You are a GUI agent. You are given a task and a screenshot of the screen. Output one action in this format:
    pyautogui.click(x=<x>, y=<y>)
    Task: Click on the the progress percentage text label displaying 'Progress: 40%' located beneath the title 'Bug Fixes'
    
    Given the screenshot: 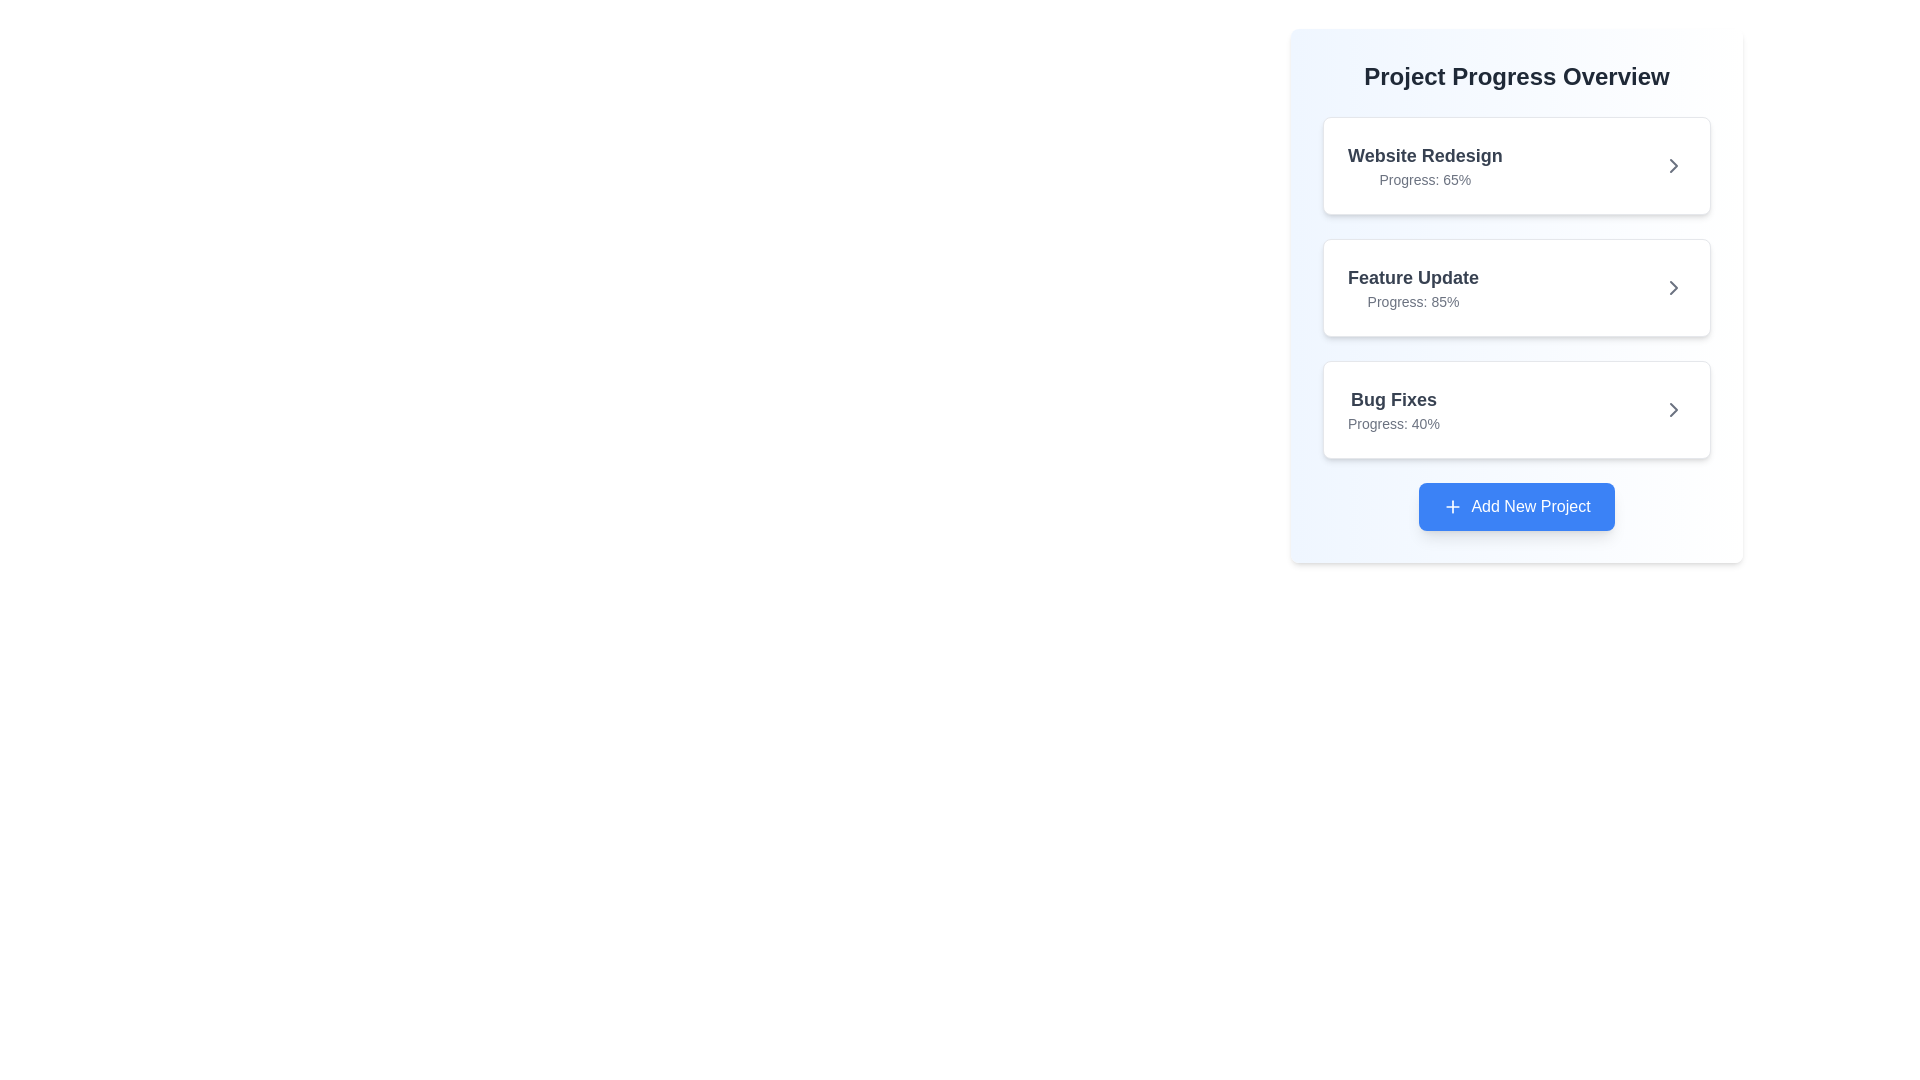 What is the action you would take?
    pyautogui.click(x=1392, y=423)
    